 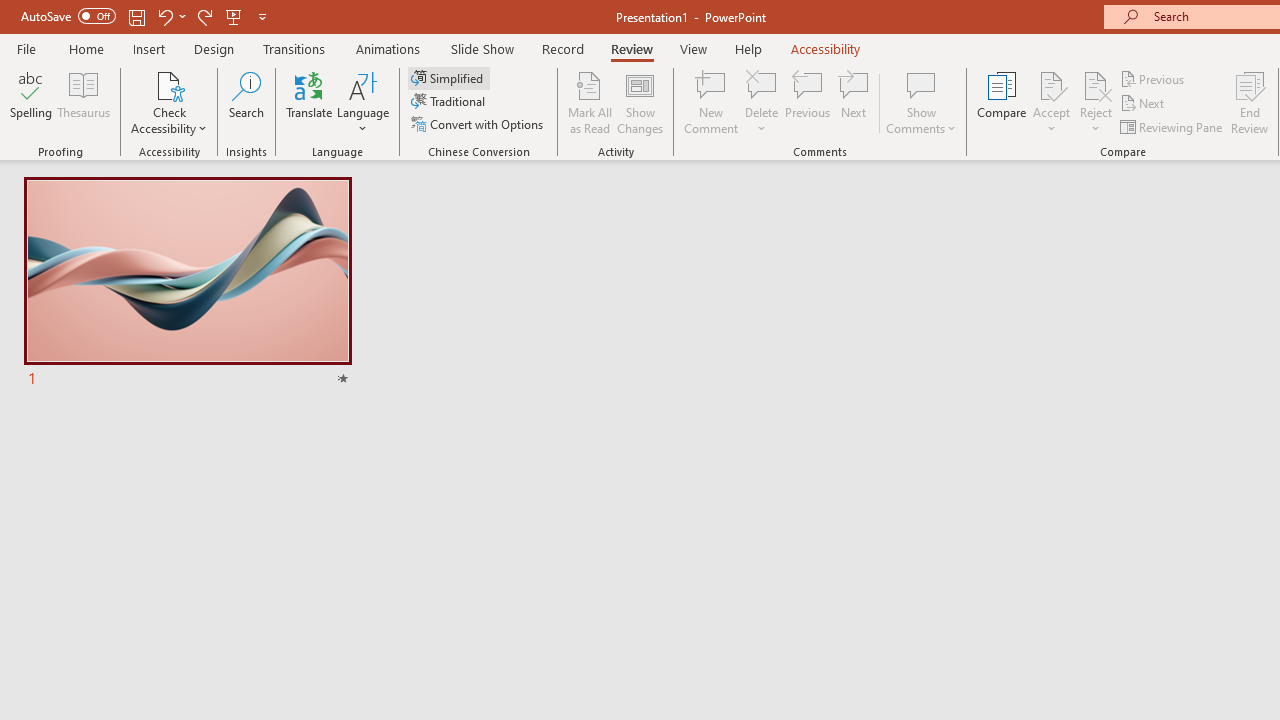 I want to click on 'Check Accessibility', so click(x=169, y=84).